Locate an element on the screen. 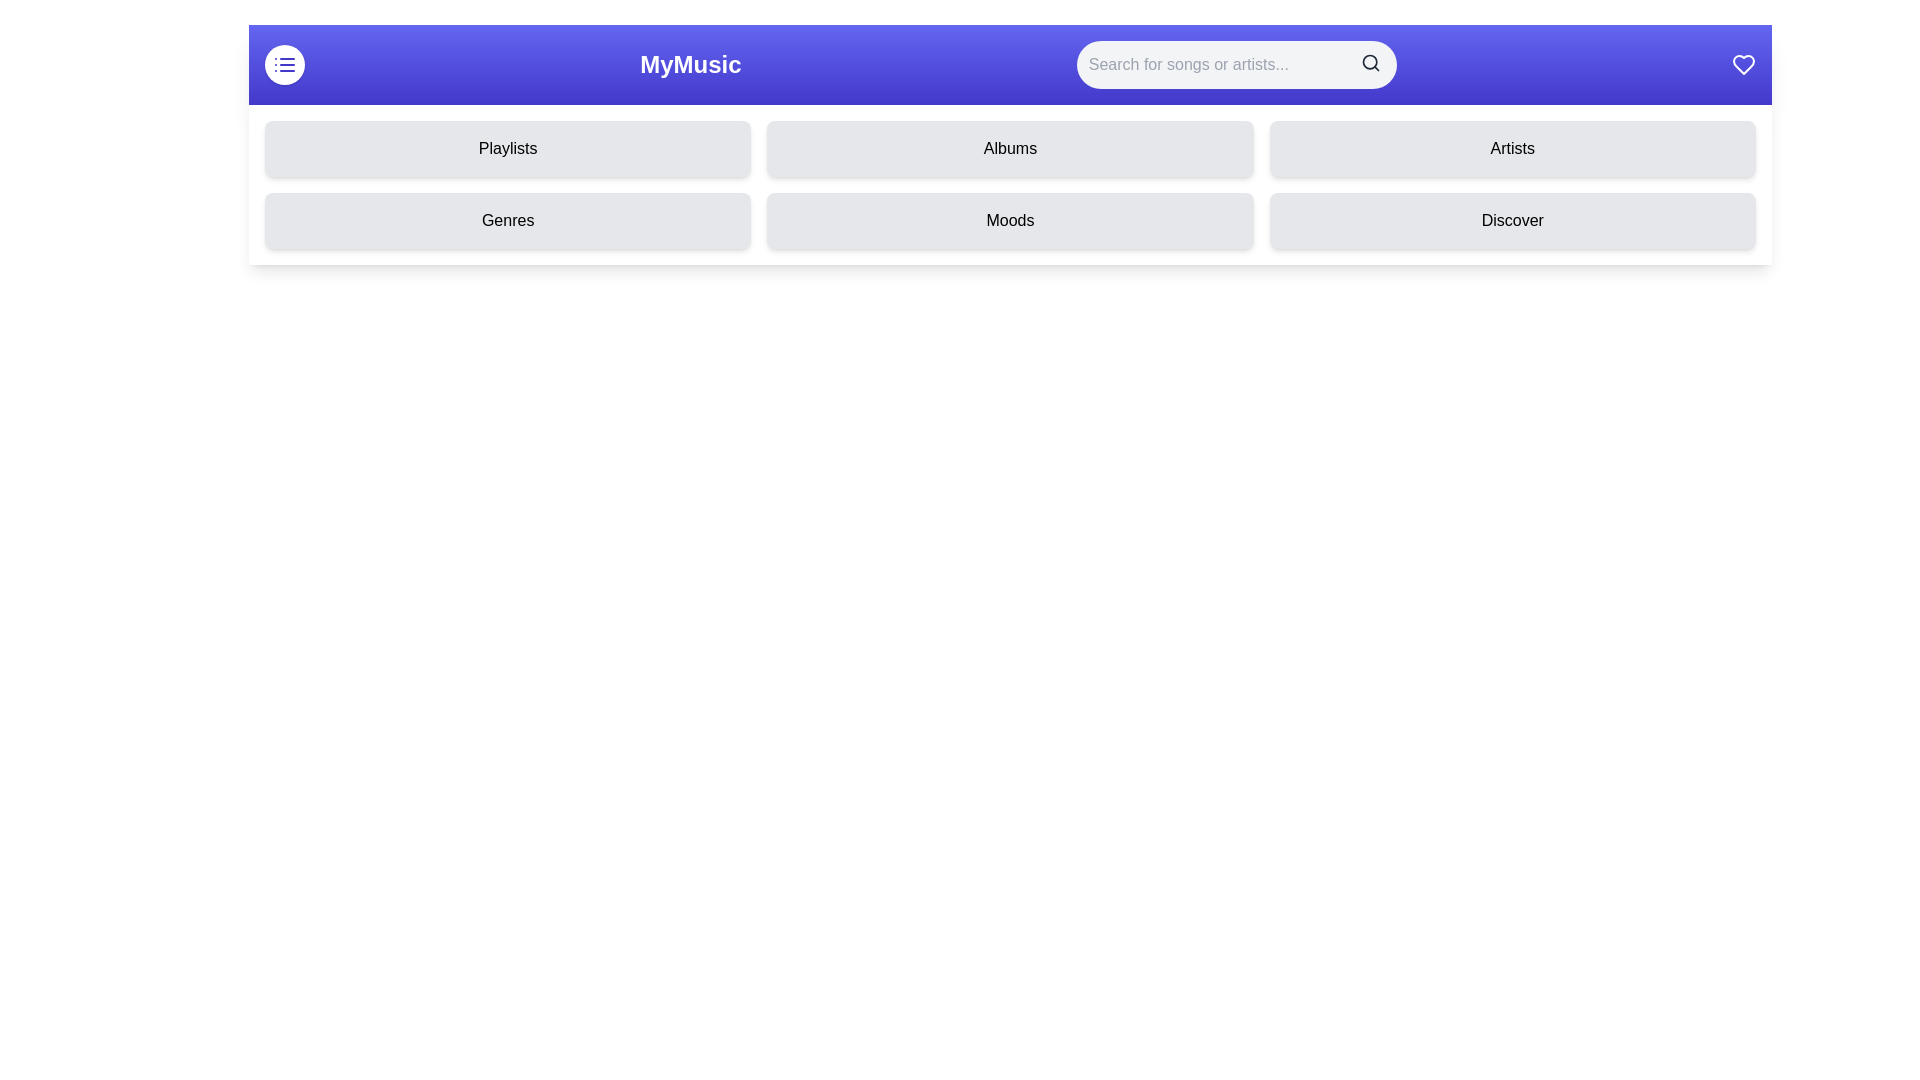  the category Albums from the menu is located at coordinates (1009, 148).